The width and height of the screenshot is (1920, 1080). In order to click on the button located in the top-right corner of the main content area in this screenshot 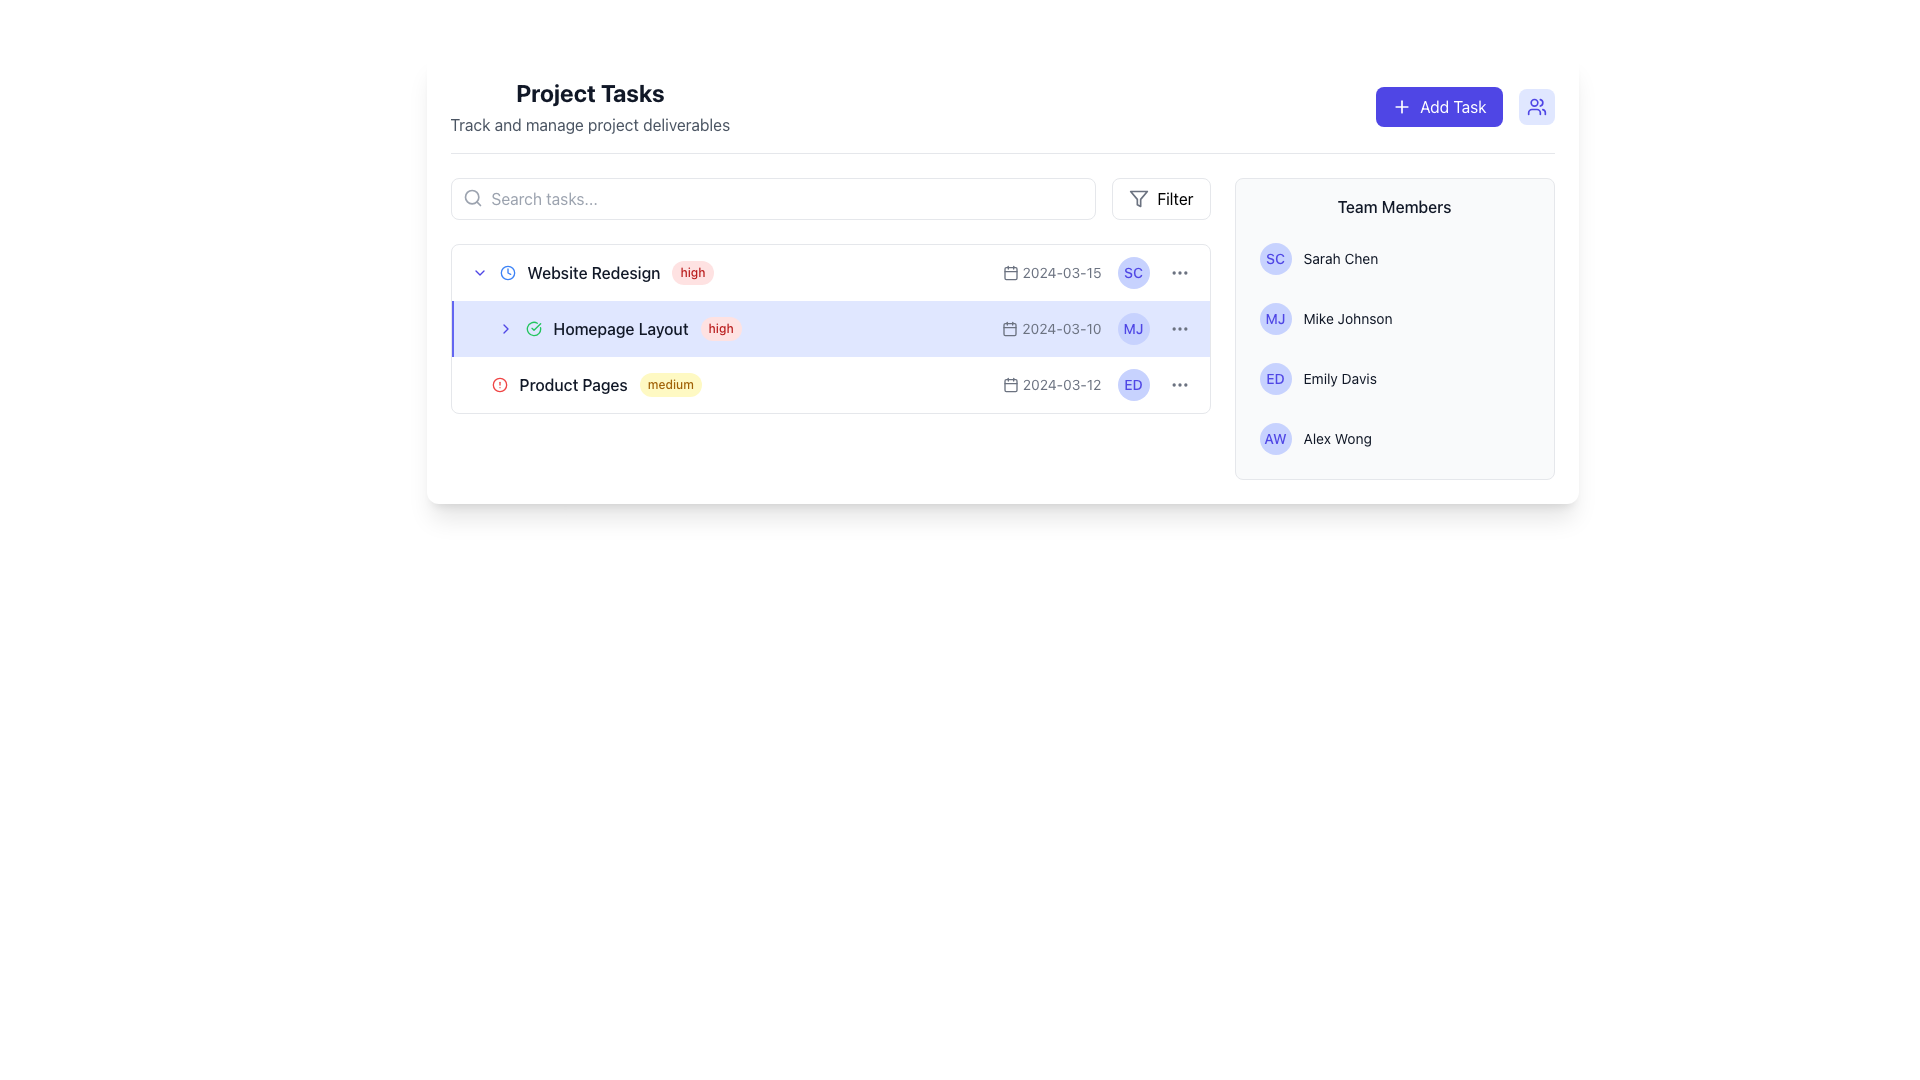, I will do `click(1161, 199)`.